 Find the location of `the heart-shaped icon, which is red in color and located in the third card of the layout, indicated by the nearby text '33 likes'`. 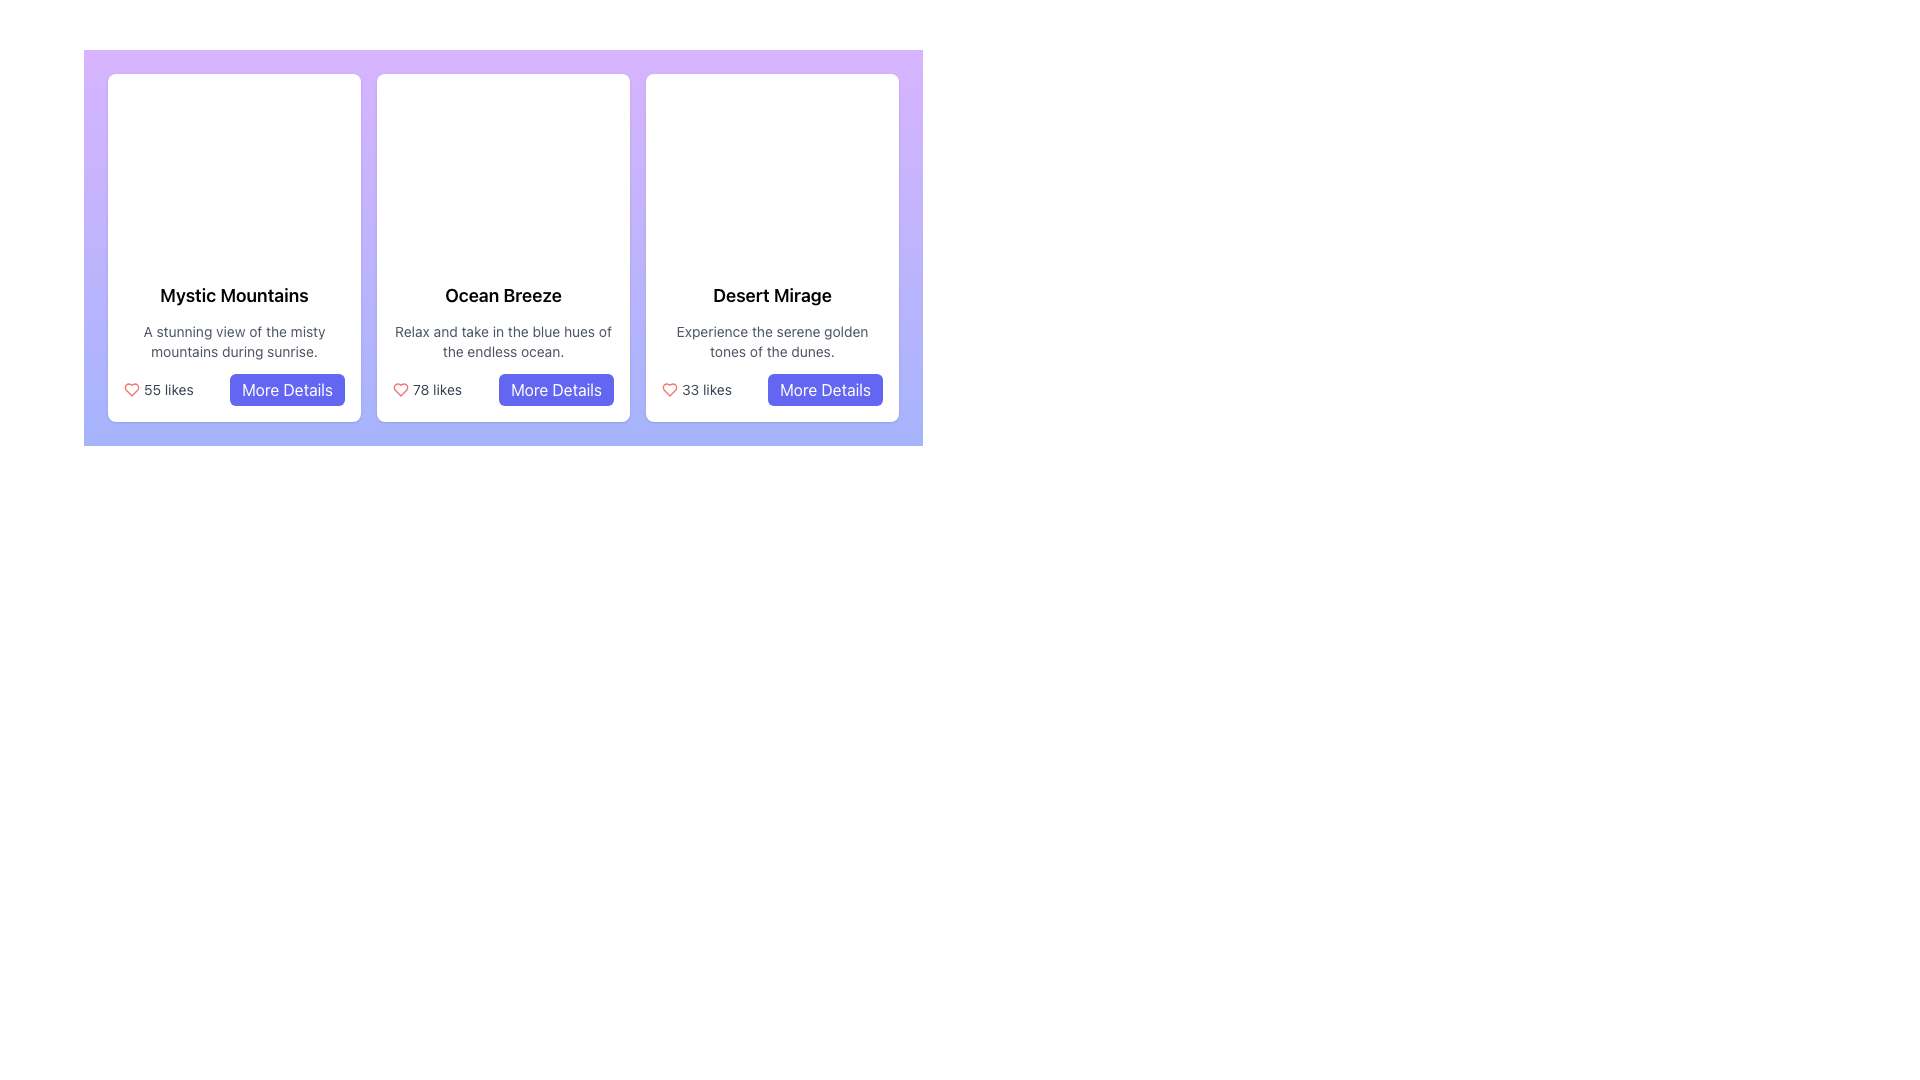

the heart-shaped icon, which is red in color and located in the third card of the layout, indicated by the nearby text '33 likes' is located at coordinates (670, 389).